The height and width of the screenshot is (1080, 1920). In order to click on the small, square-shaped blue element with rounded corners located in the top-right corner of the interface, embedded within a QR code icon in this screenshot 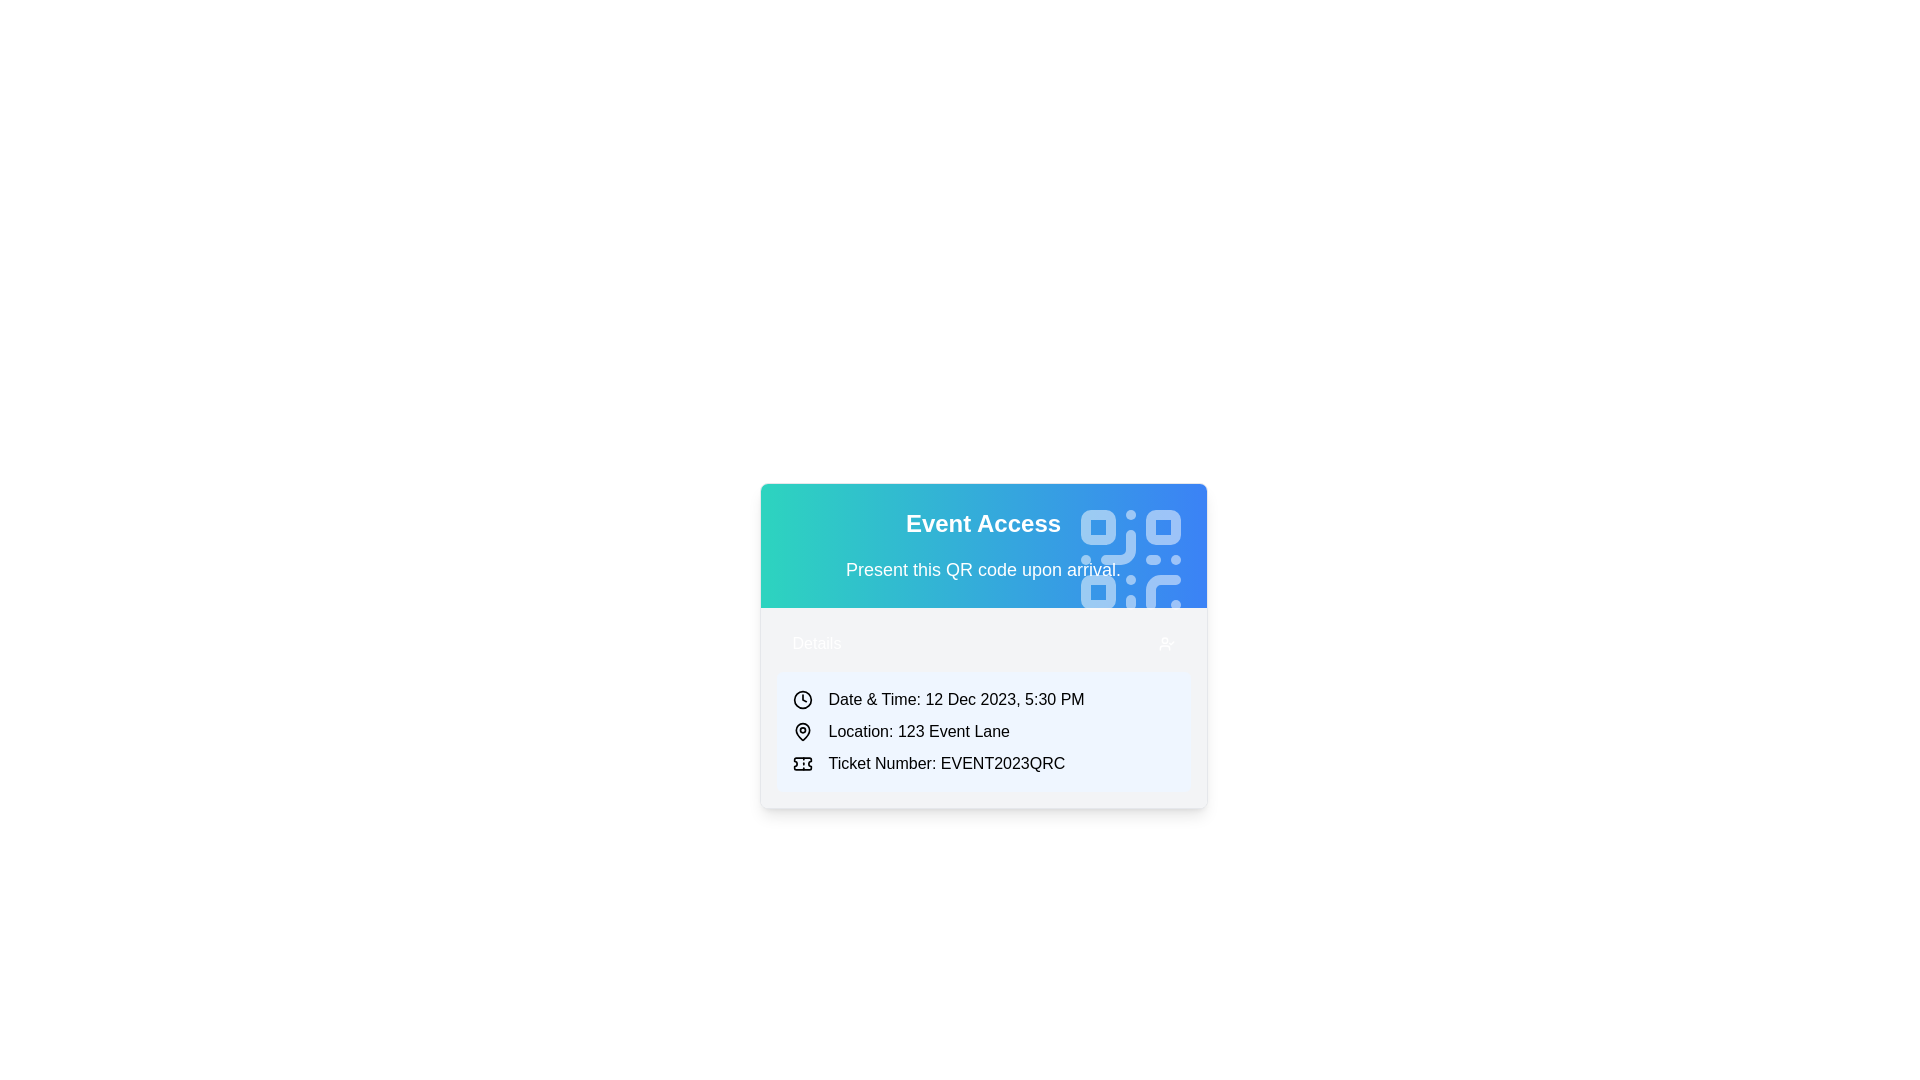, I will do `click(1097, 526)`.